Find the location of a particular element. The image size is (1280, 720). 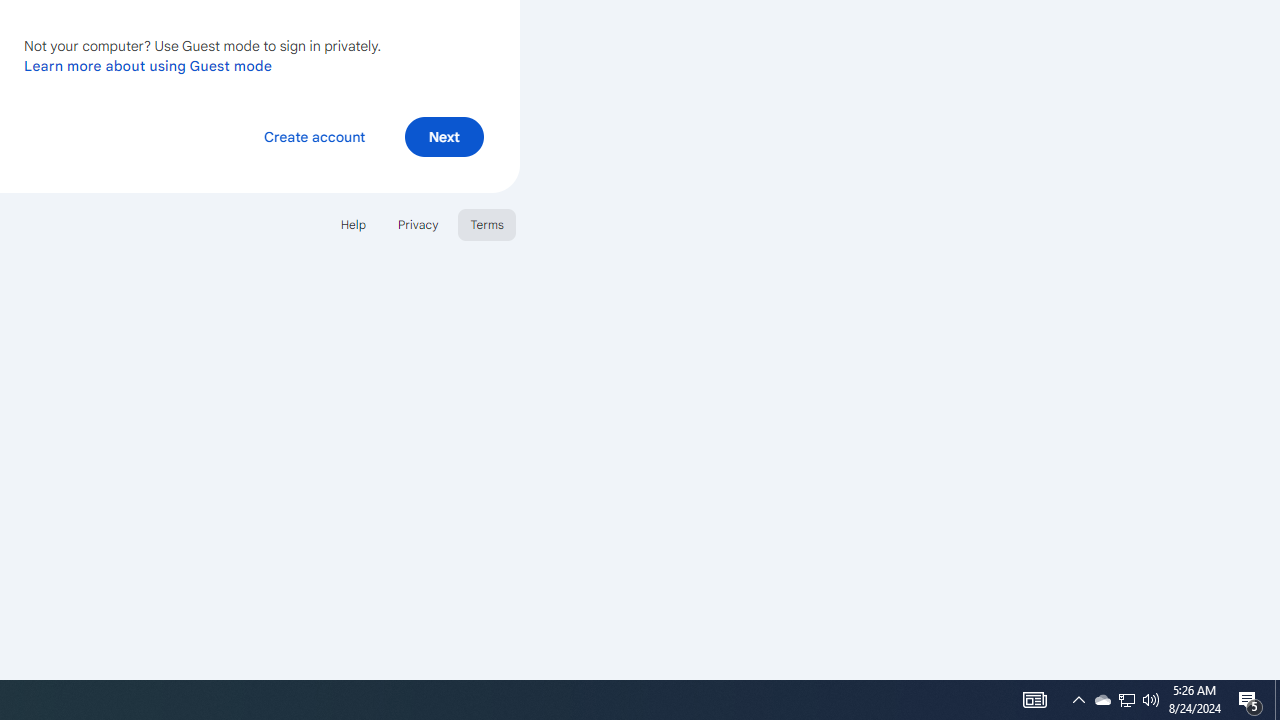

'Next' is located at coordinates (443, 135).